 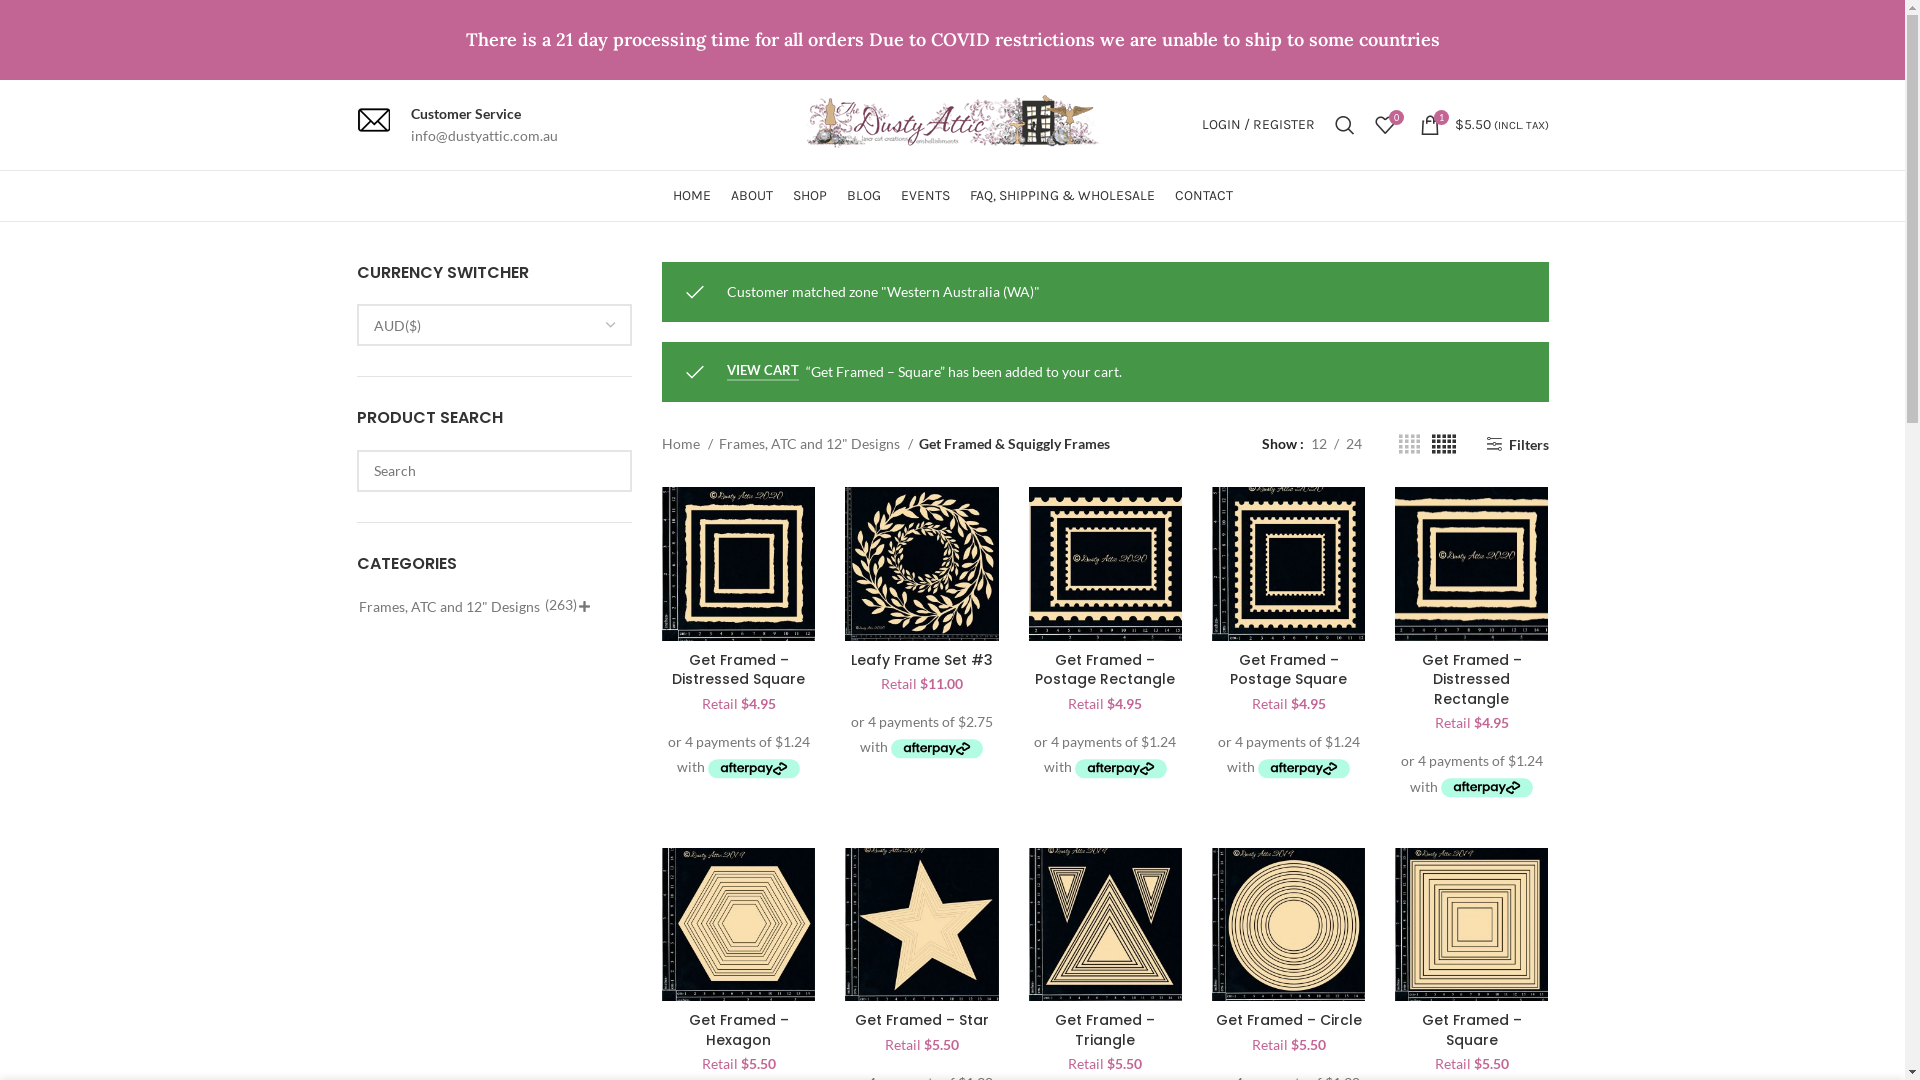 I want to click on '12', so click(x=1319, y=442).